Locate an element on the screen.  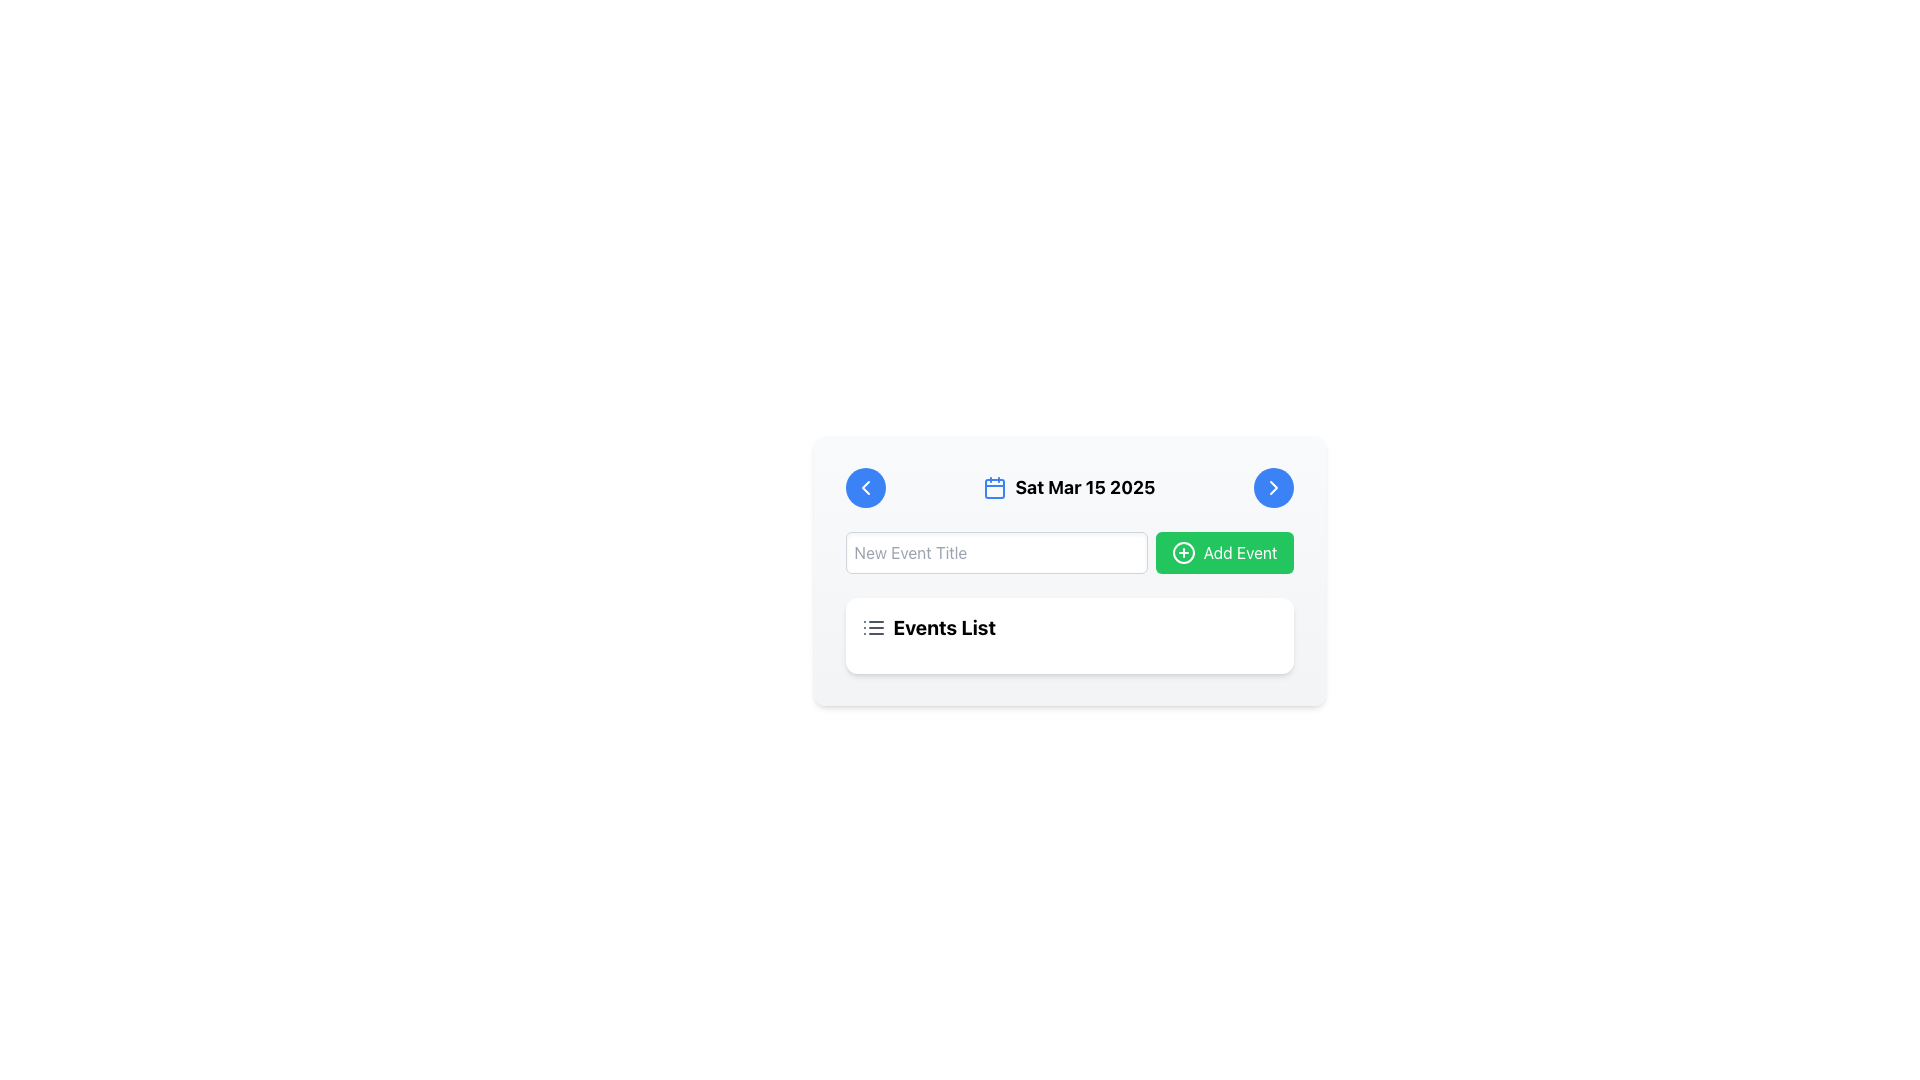
the icon located to the left of the 'Add Event' text within the green button to indicate the addition of new events is located at coordinates (1183, 552).